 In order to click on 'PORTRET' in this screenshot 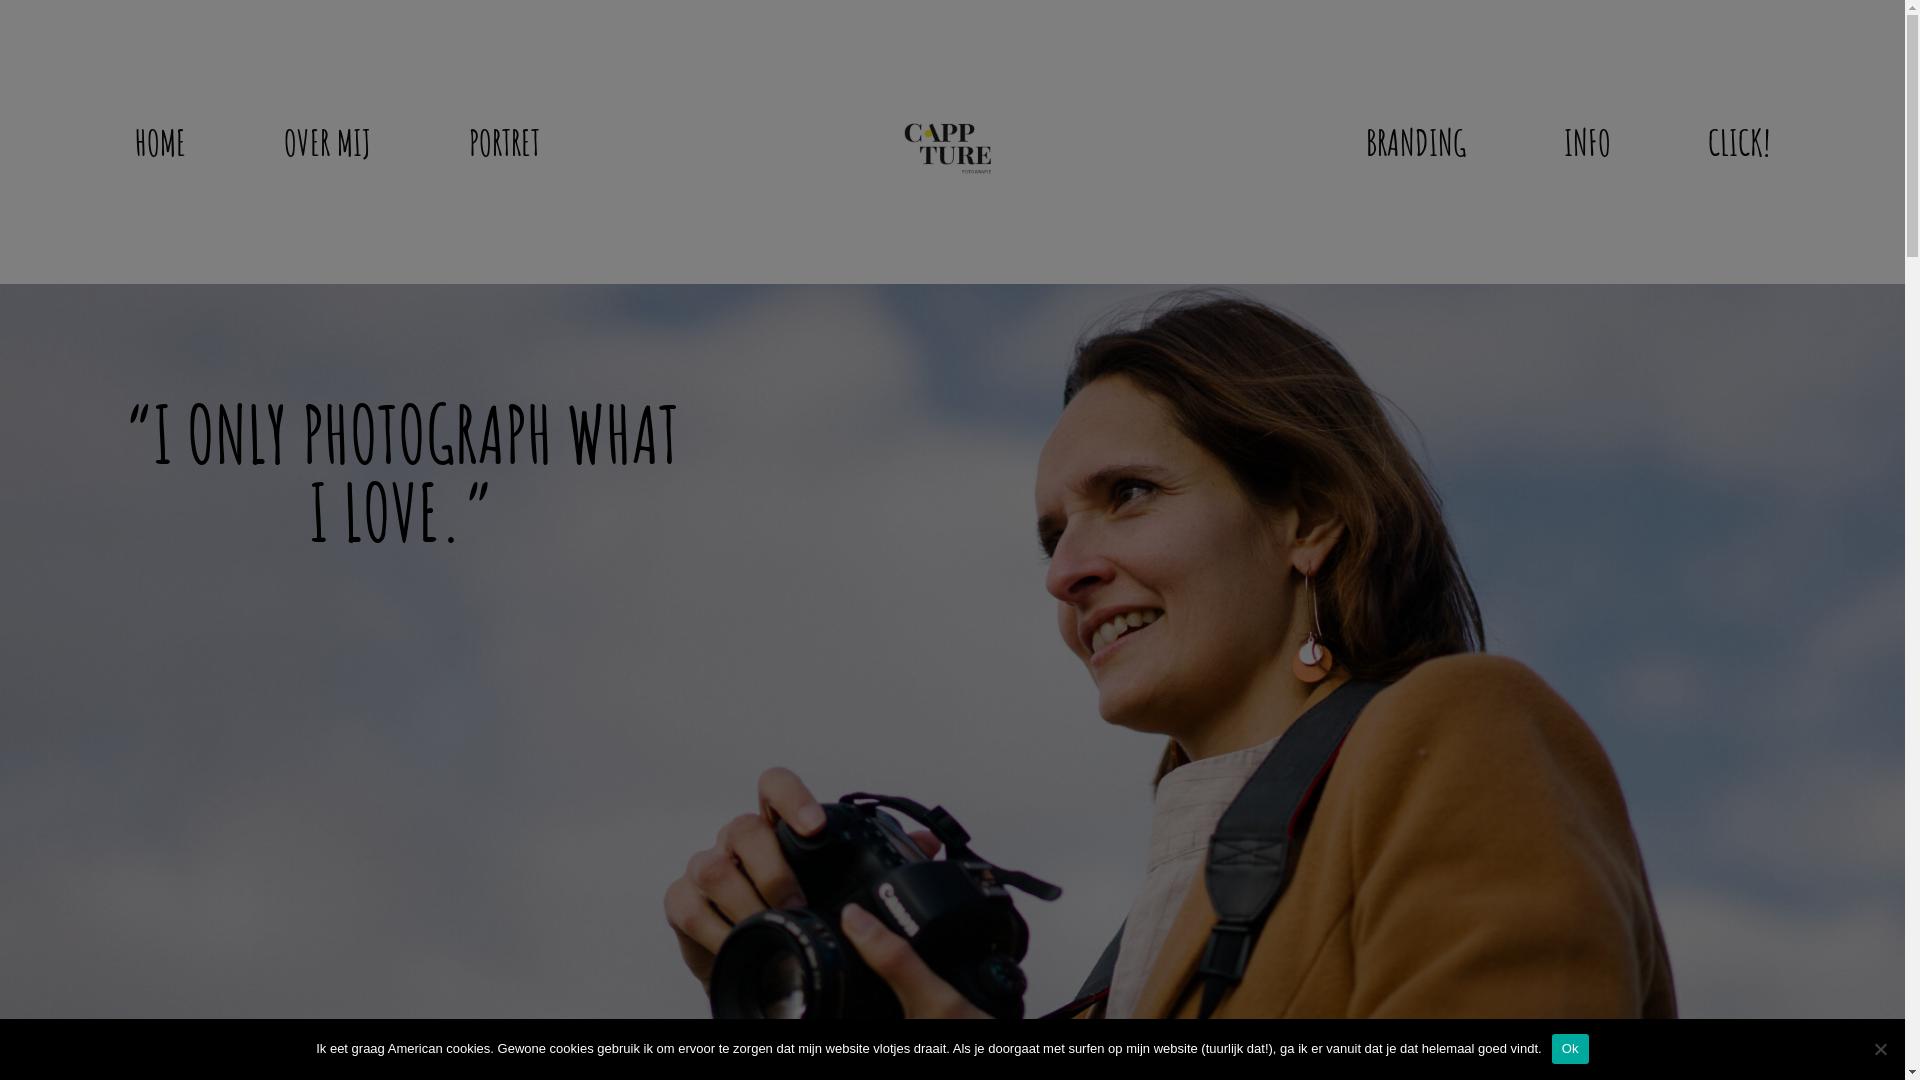, I will do `click(504, 141)`.